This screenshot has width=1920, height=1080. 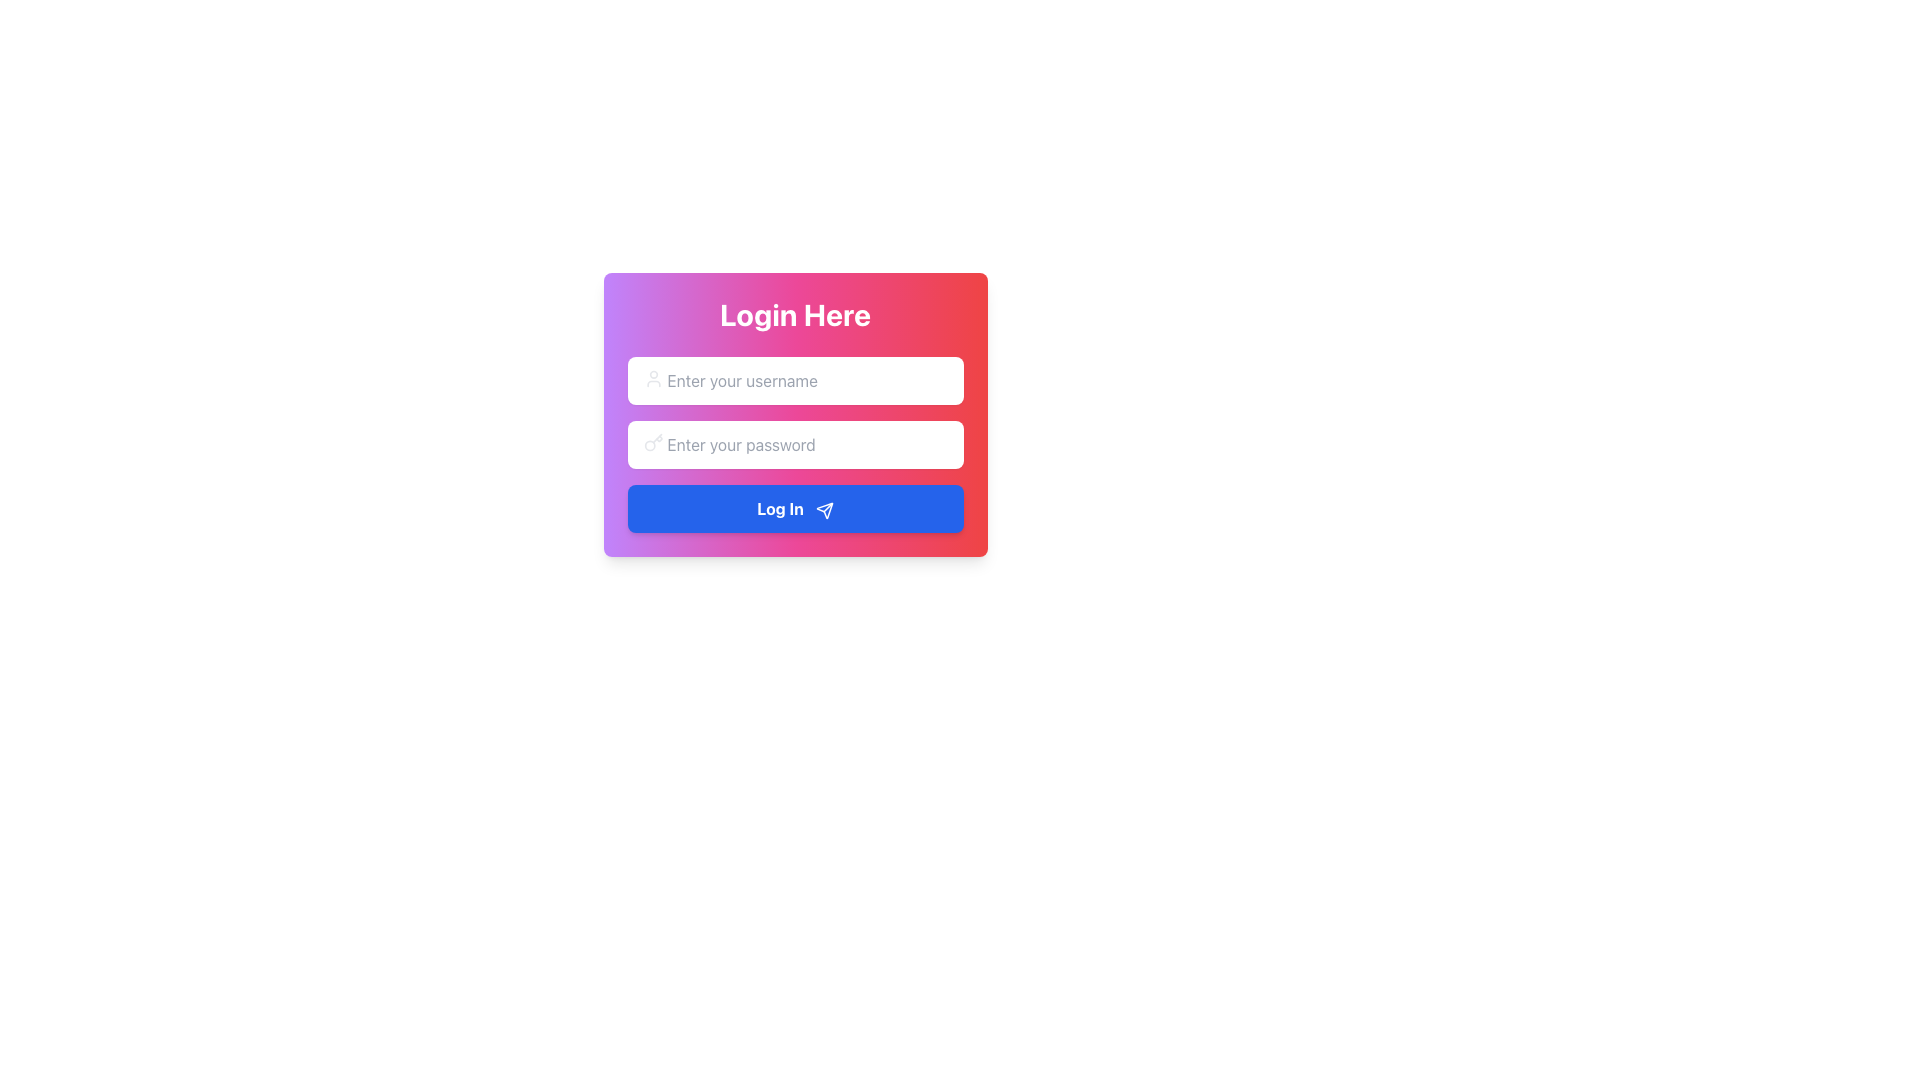 I want to click on the password input field located below the username field and above the Log In button in the 'Login Here' section to focus the field, so click(x=794, y=443).